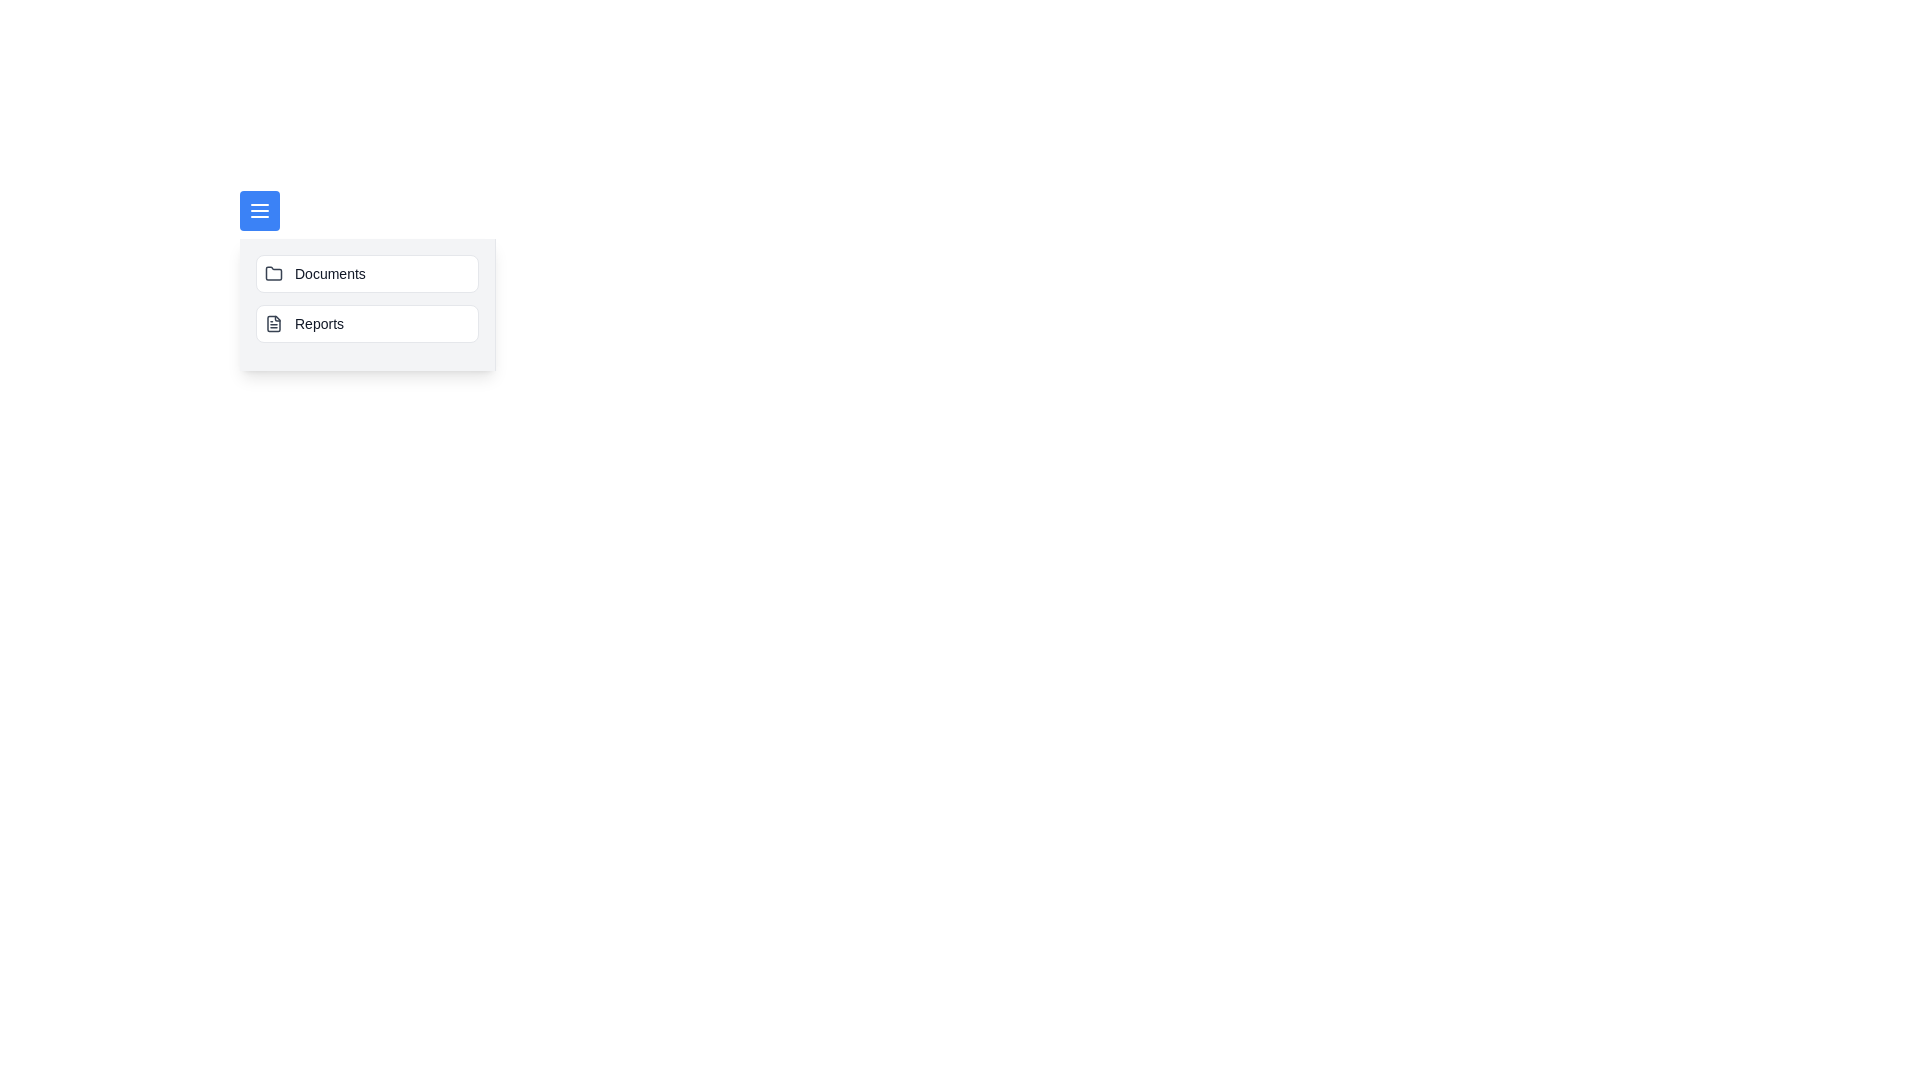  Describe the element at coordinates (367, 273) in the screenshot. I see `the category Documents from the side menu` at that location.